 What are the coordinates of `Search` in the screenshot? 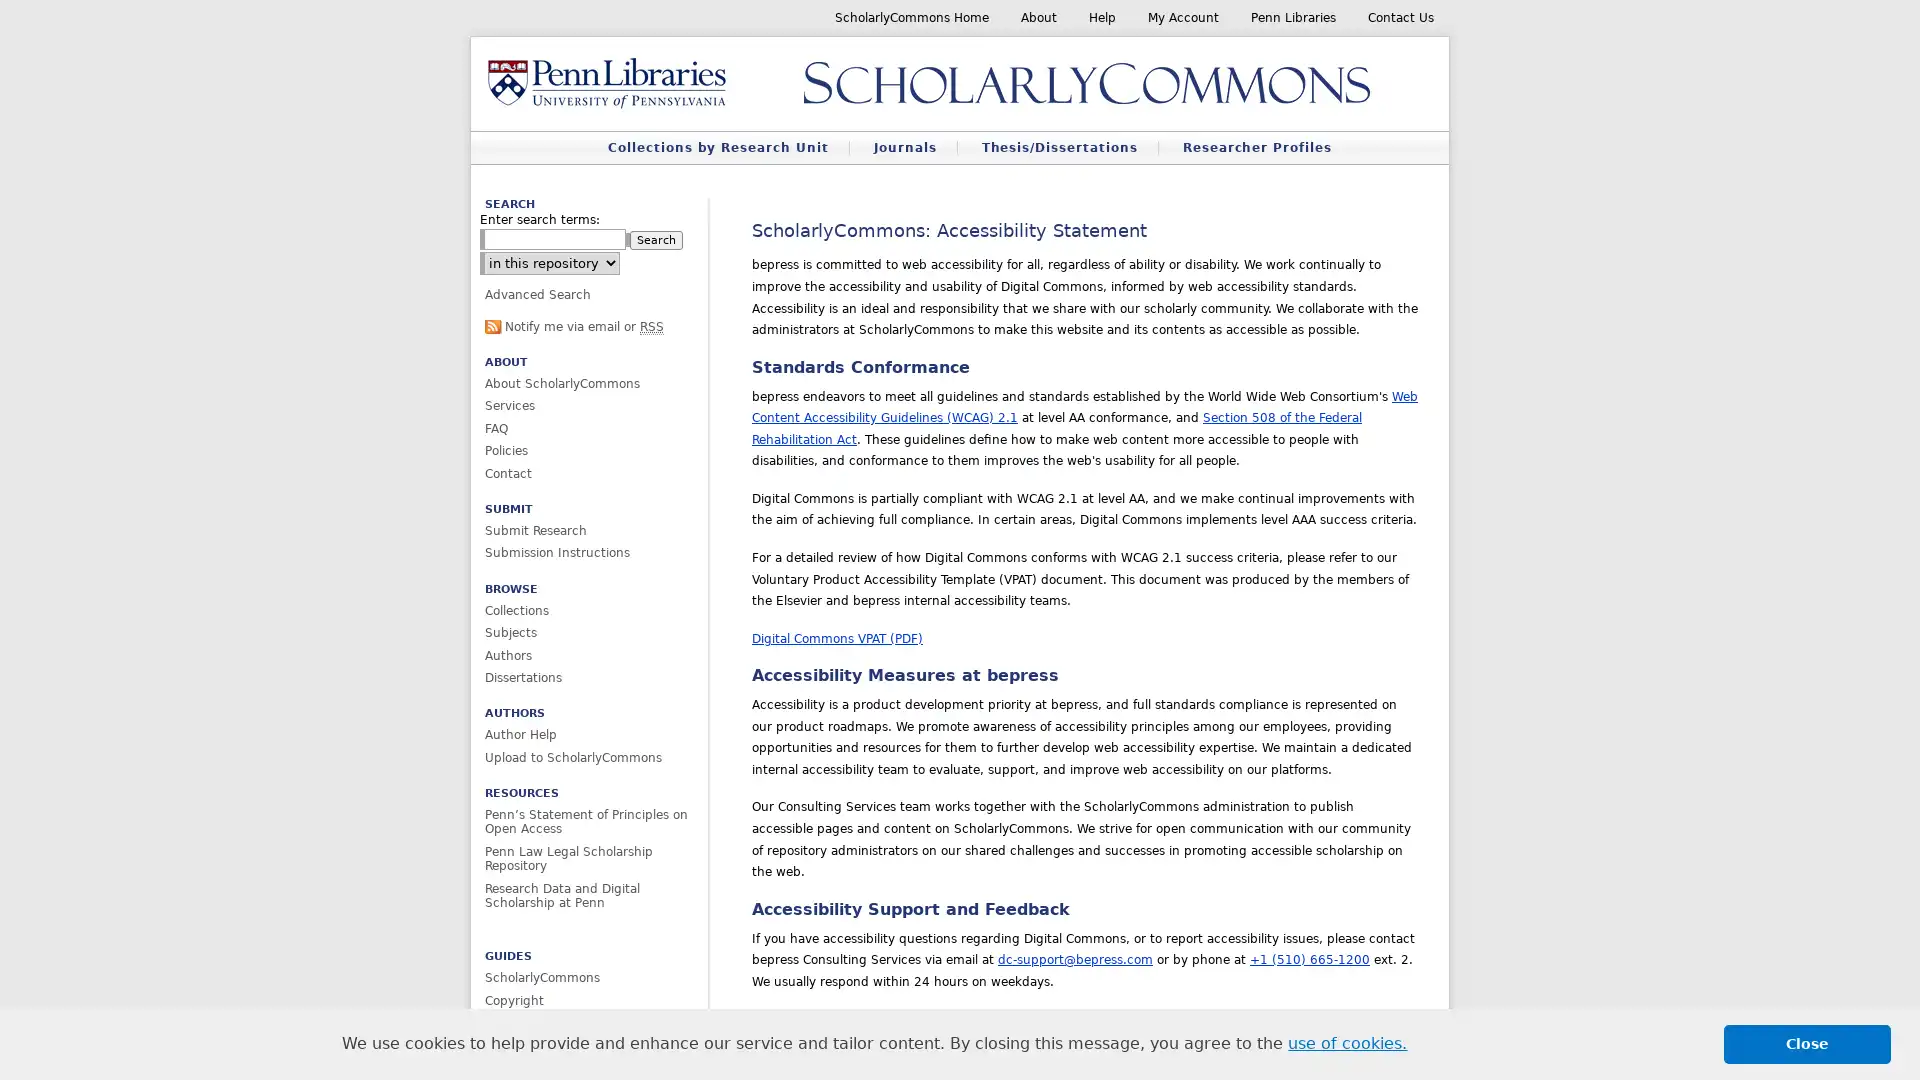 It's located at (656, 239).